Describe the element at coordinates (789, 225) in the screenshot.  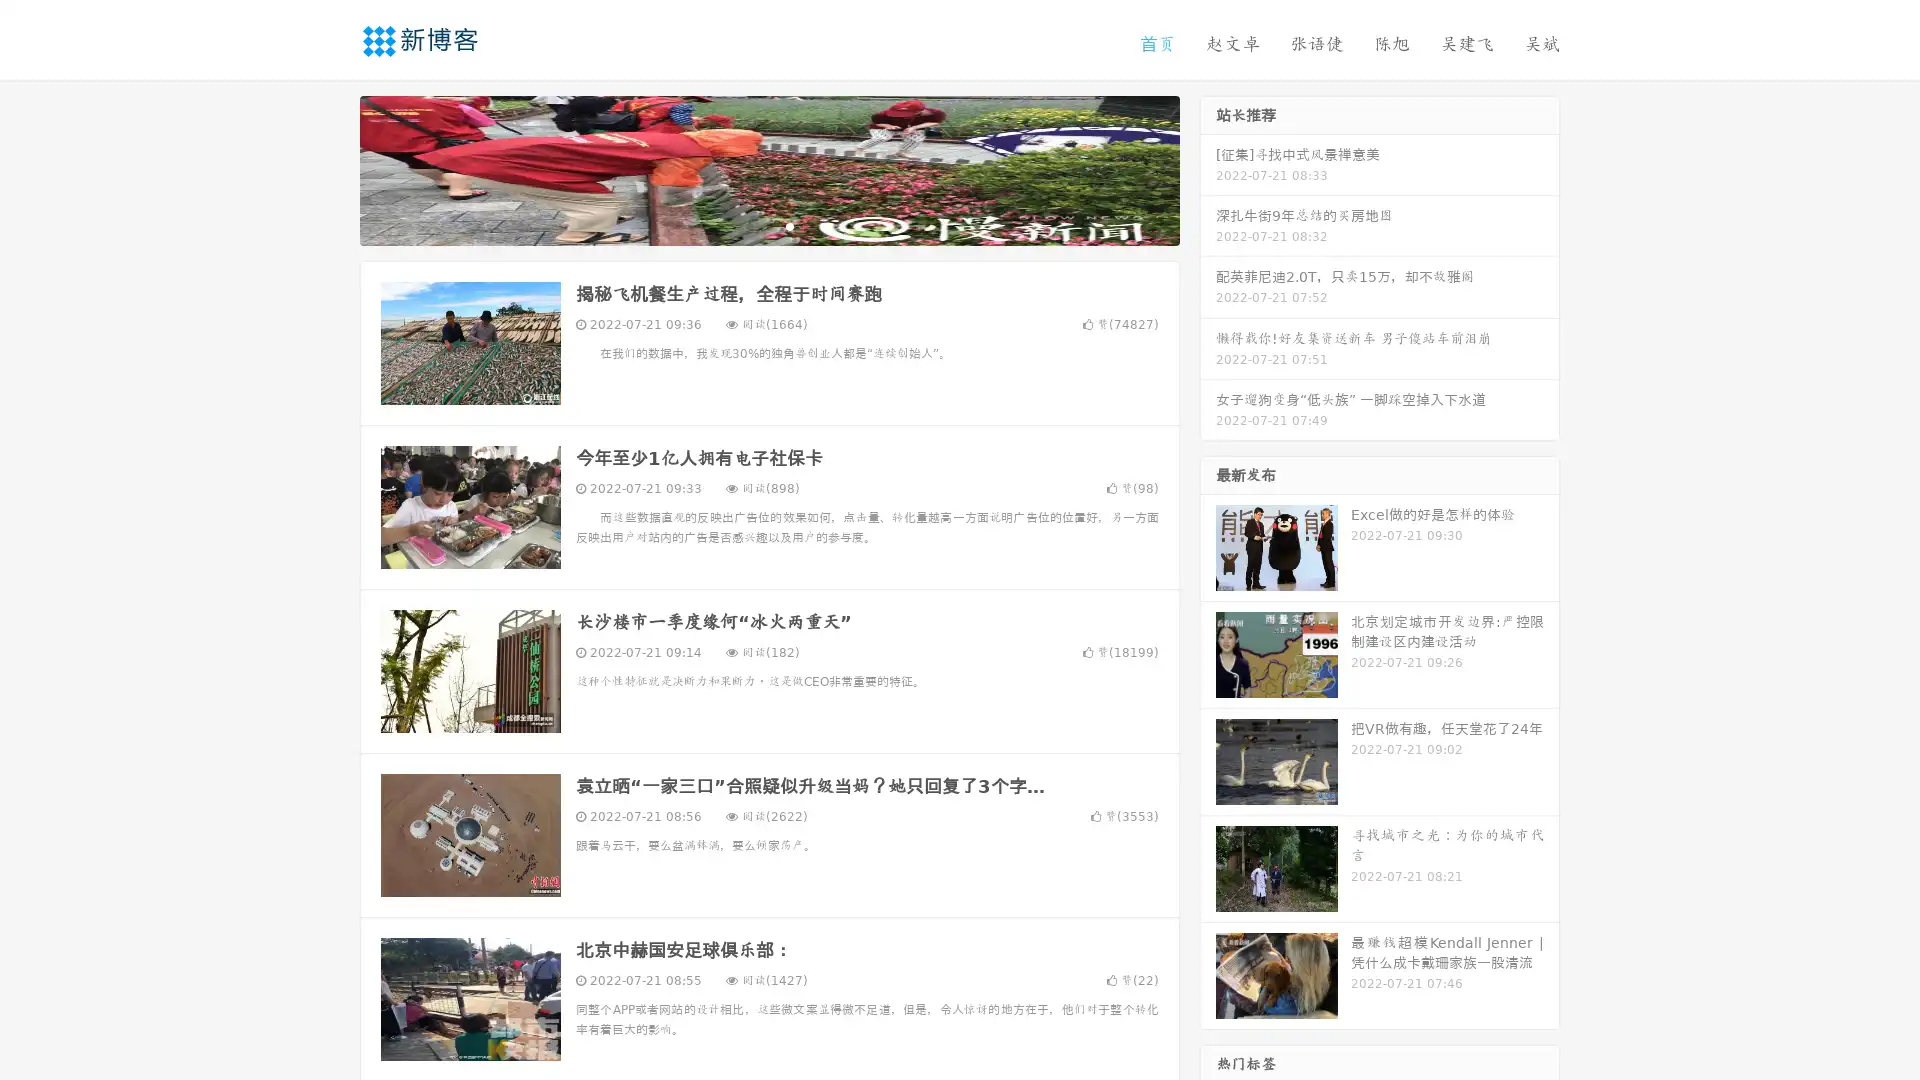
I see `Go to slide 3` at that location.